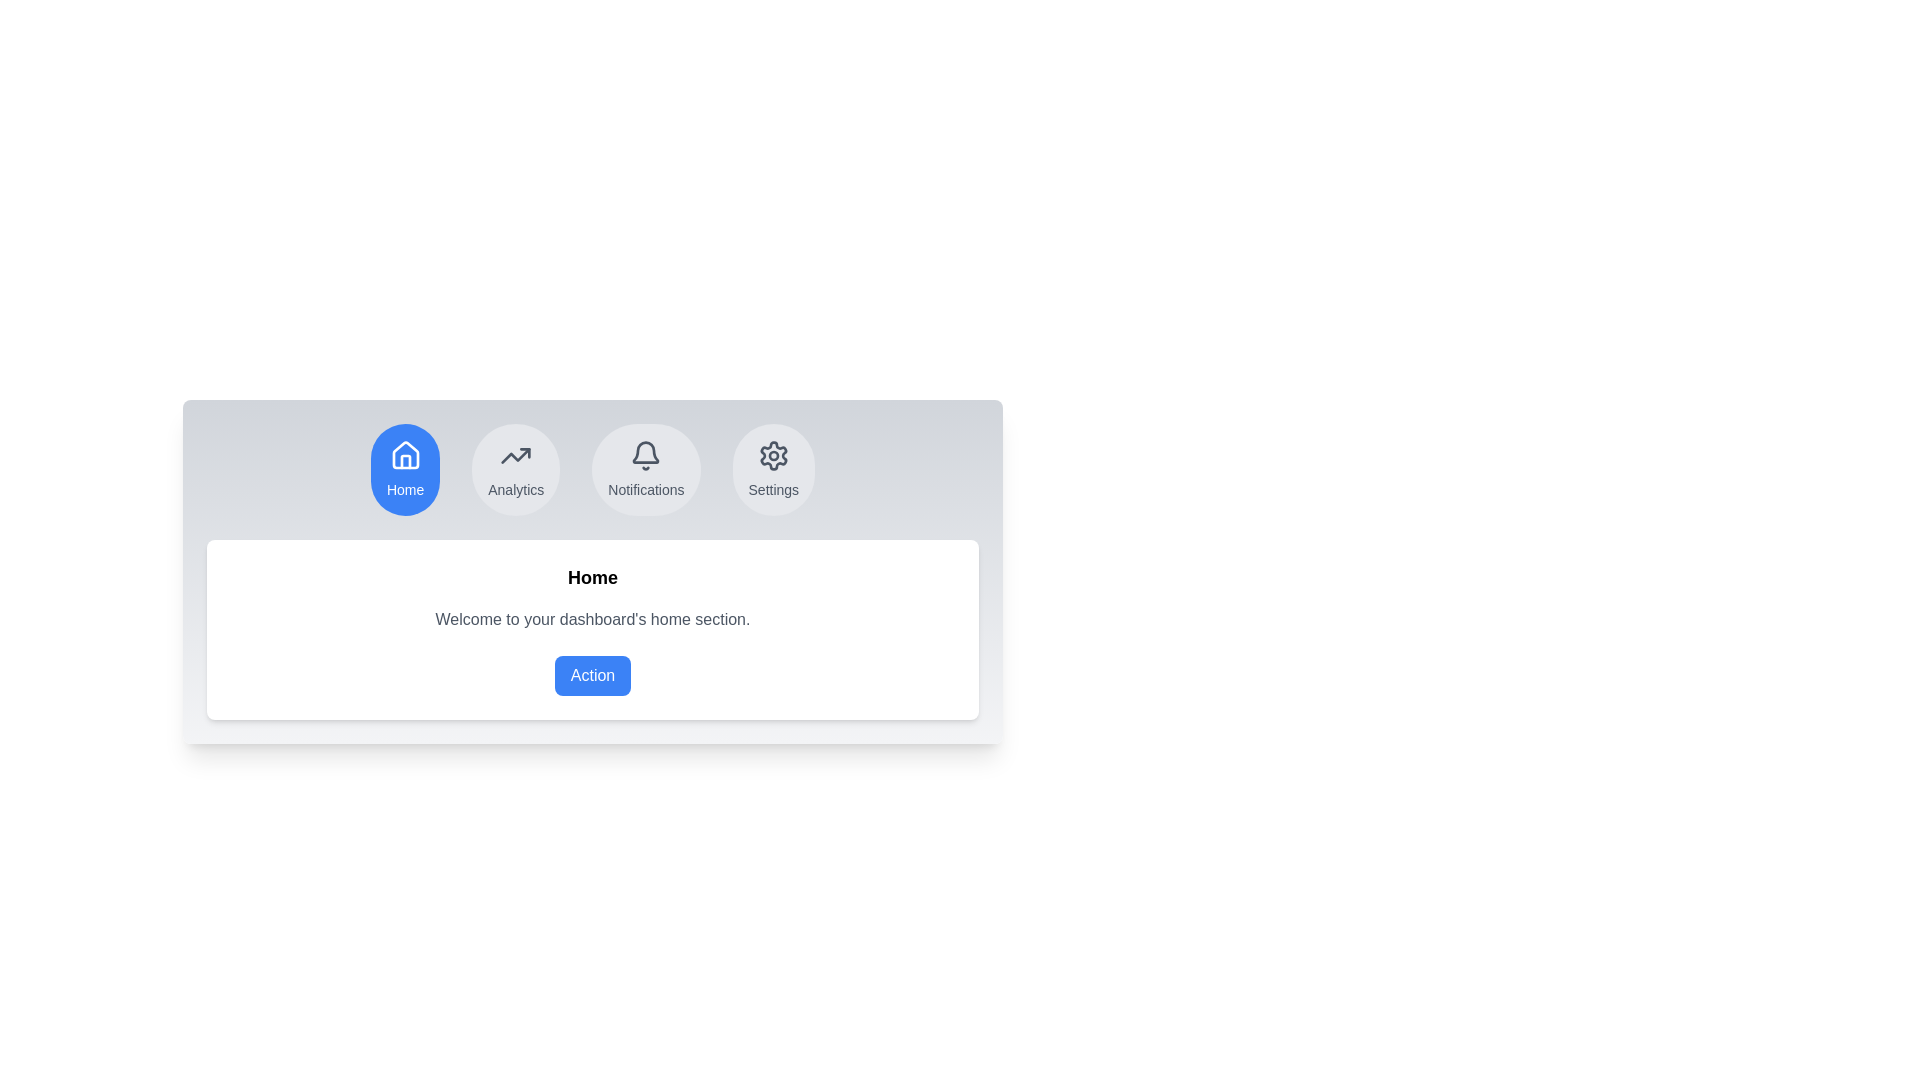 The height and width of the screenshot is (1080, 1920). What do you see at coordinates (771, 470) in the screenshot?
I see `the Settings tab by clicking its button` at bounding box center [771, 470].